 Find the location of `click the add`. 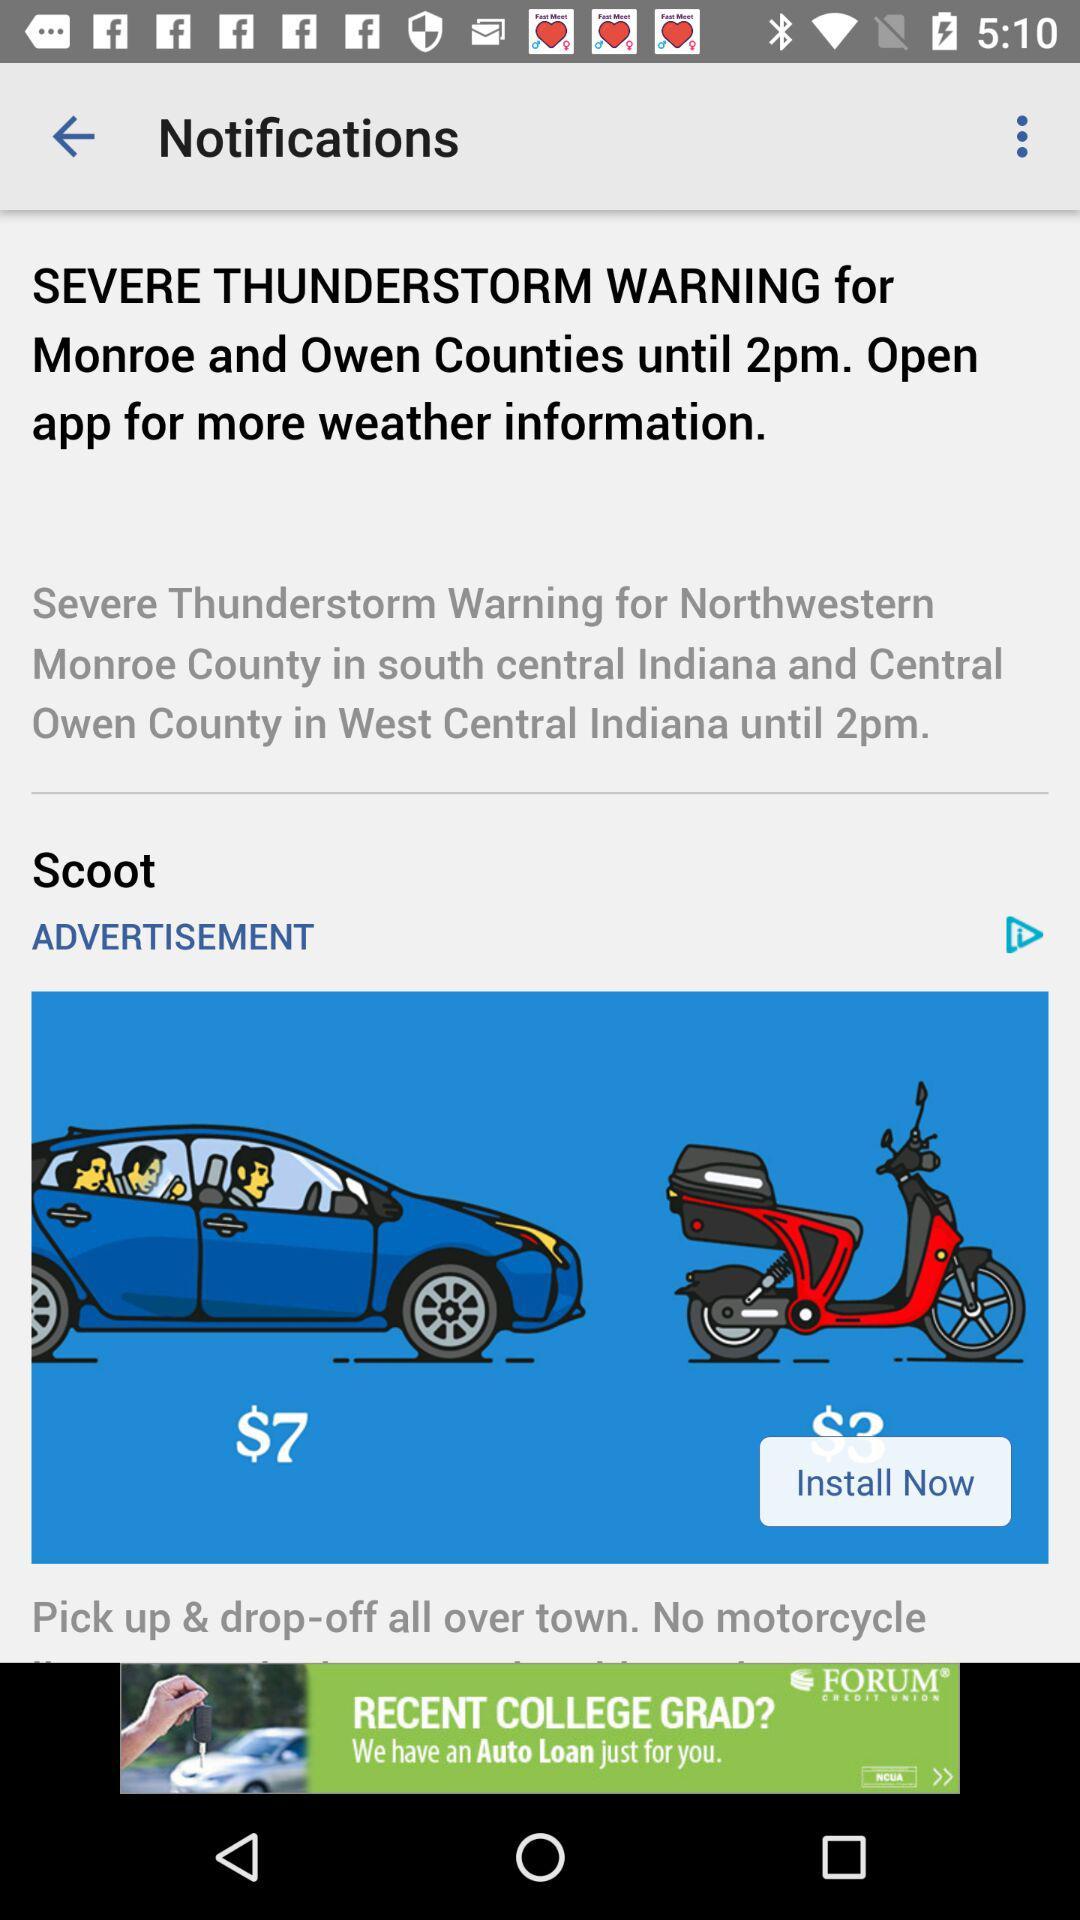

click the add is located at coordinates (540, 1727).